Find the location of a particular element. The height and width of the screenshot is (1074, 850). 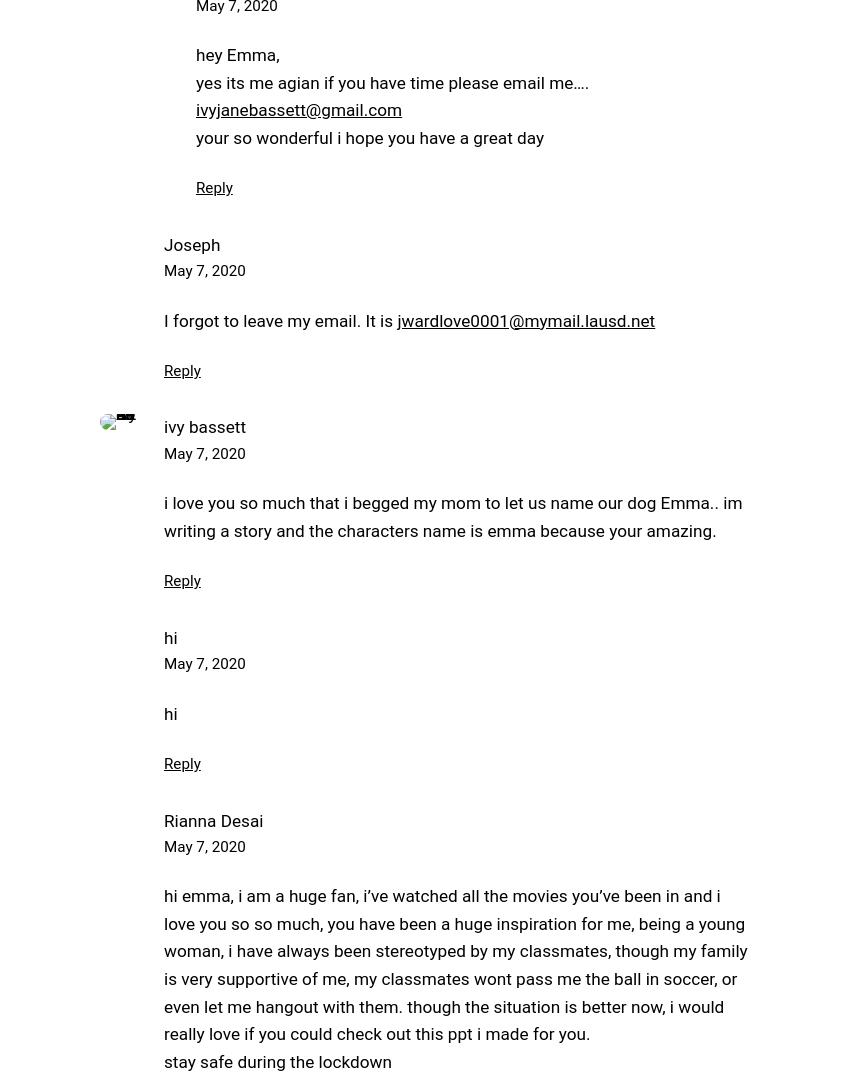

'Joseph' is located at coordinates (191, 243).